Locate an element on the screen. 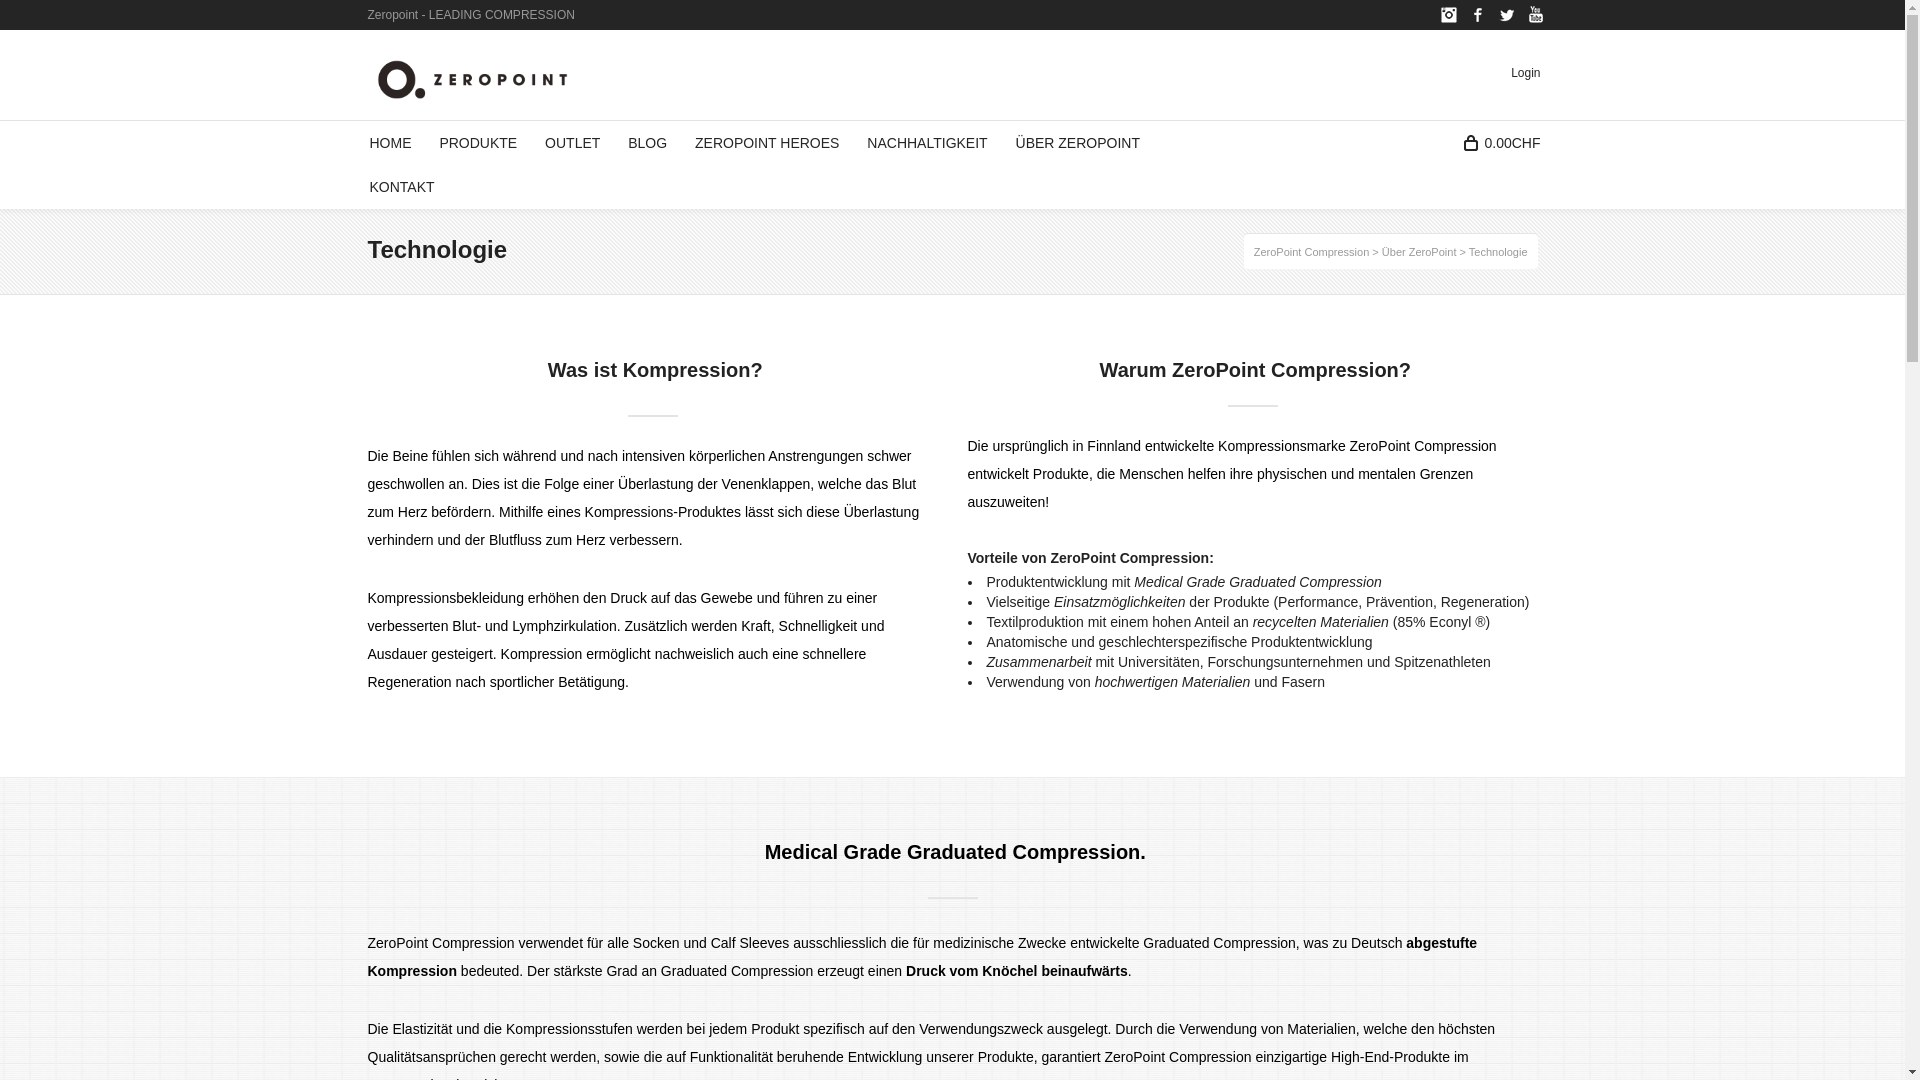  'Login' is located at coordinates (1530, 72).